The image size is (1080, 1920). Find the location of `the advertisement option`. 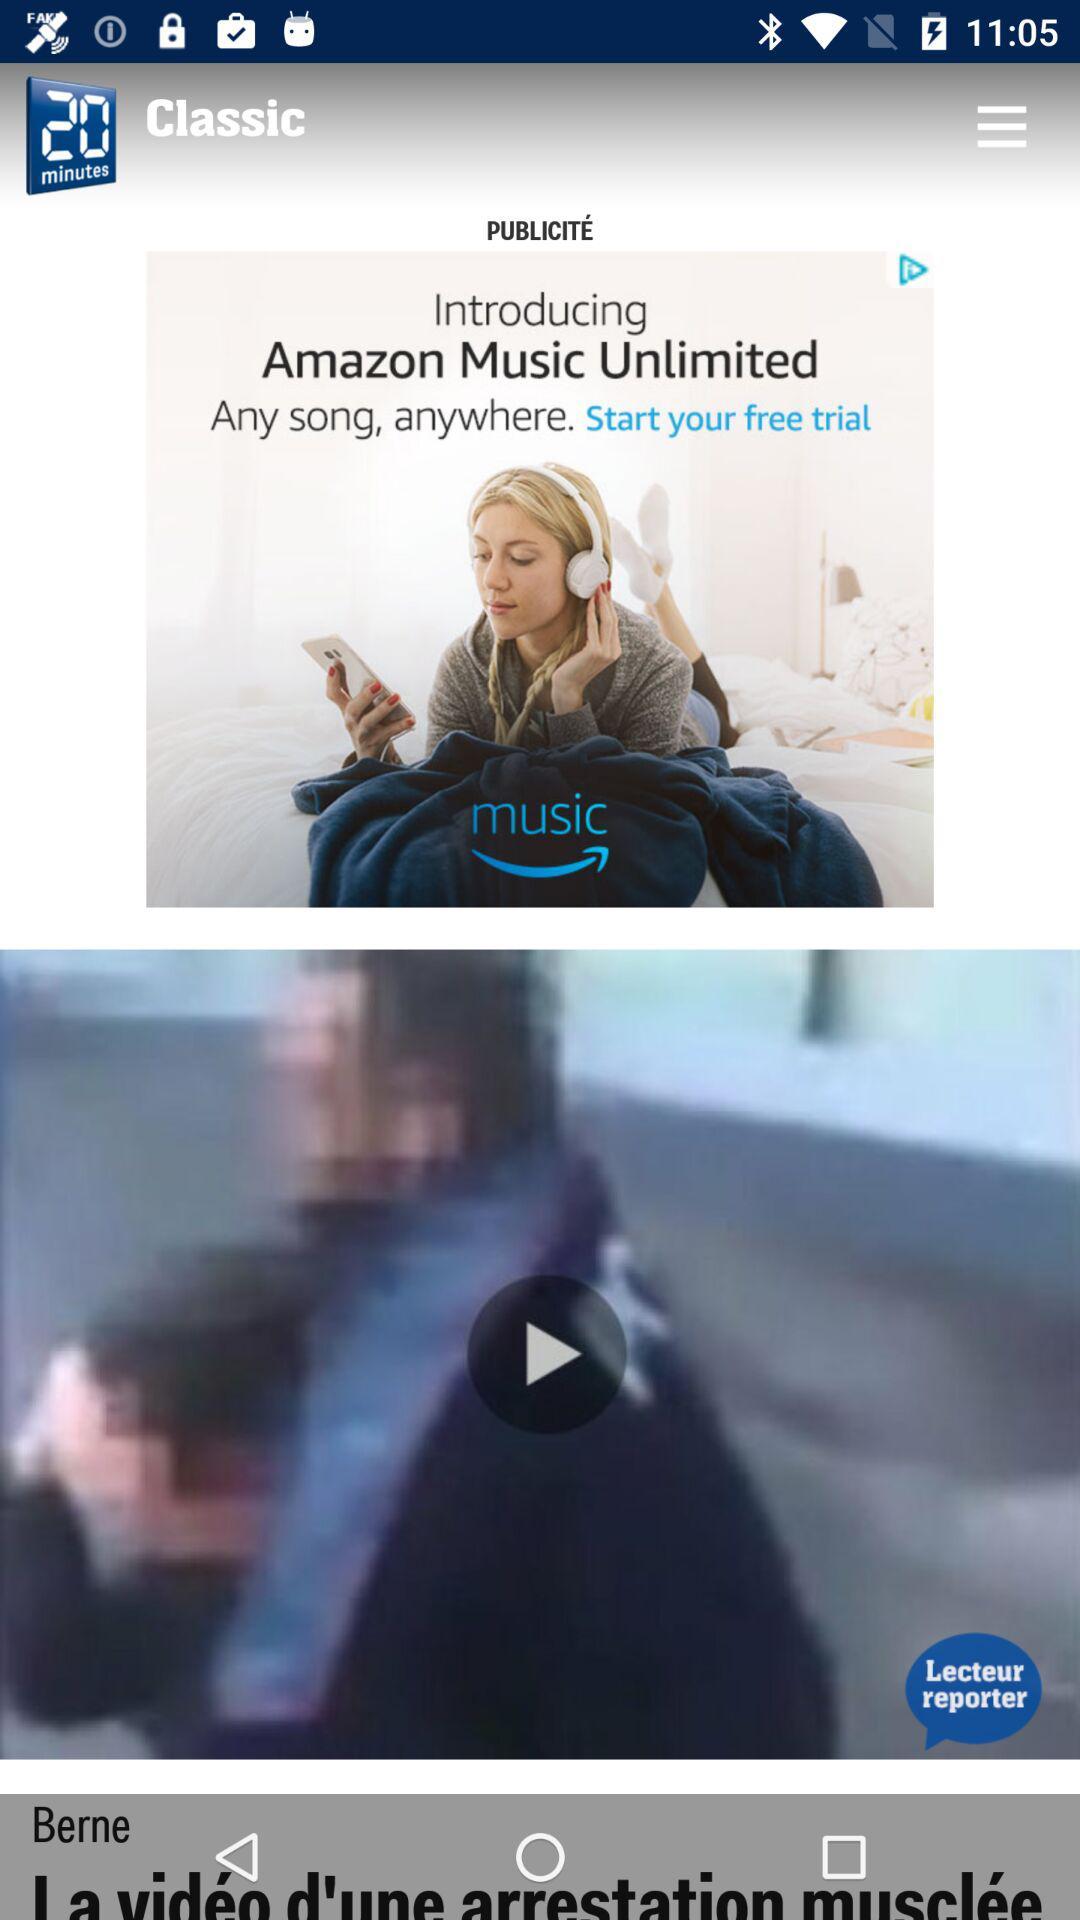

the advertisement option is located at coordinates (540, 578).